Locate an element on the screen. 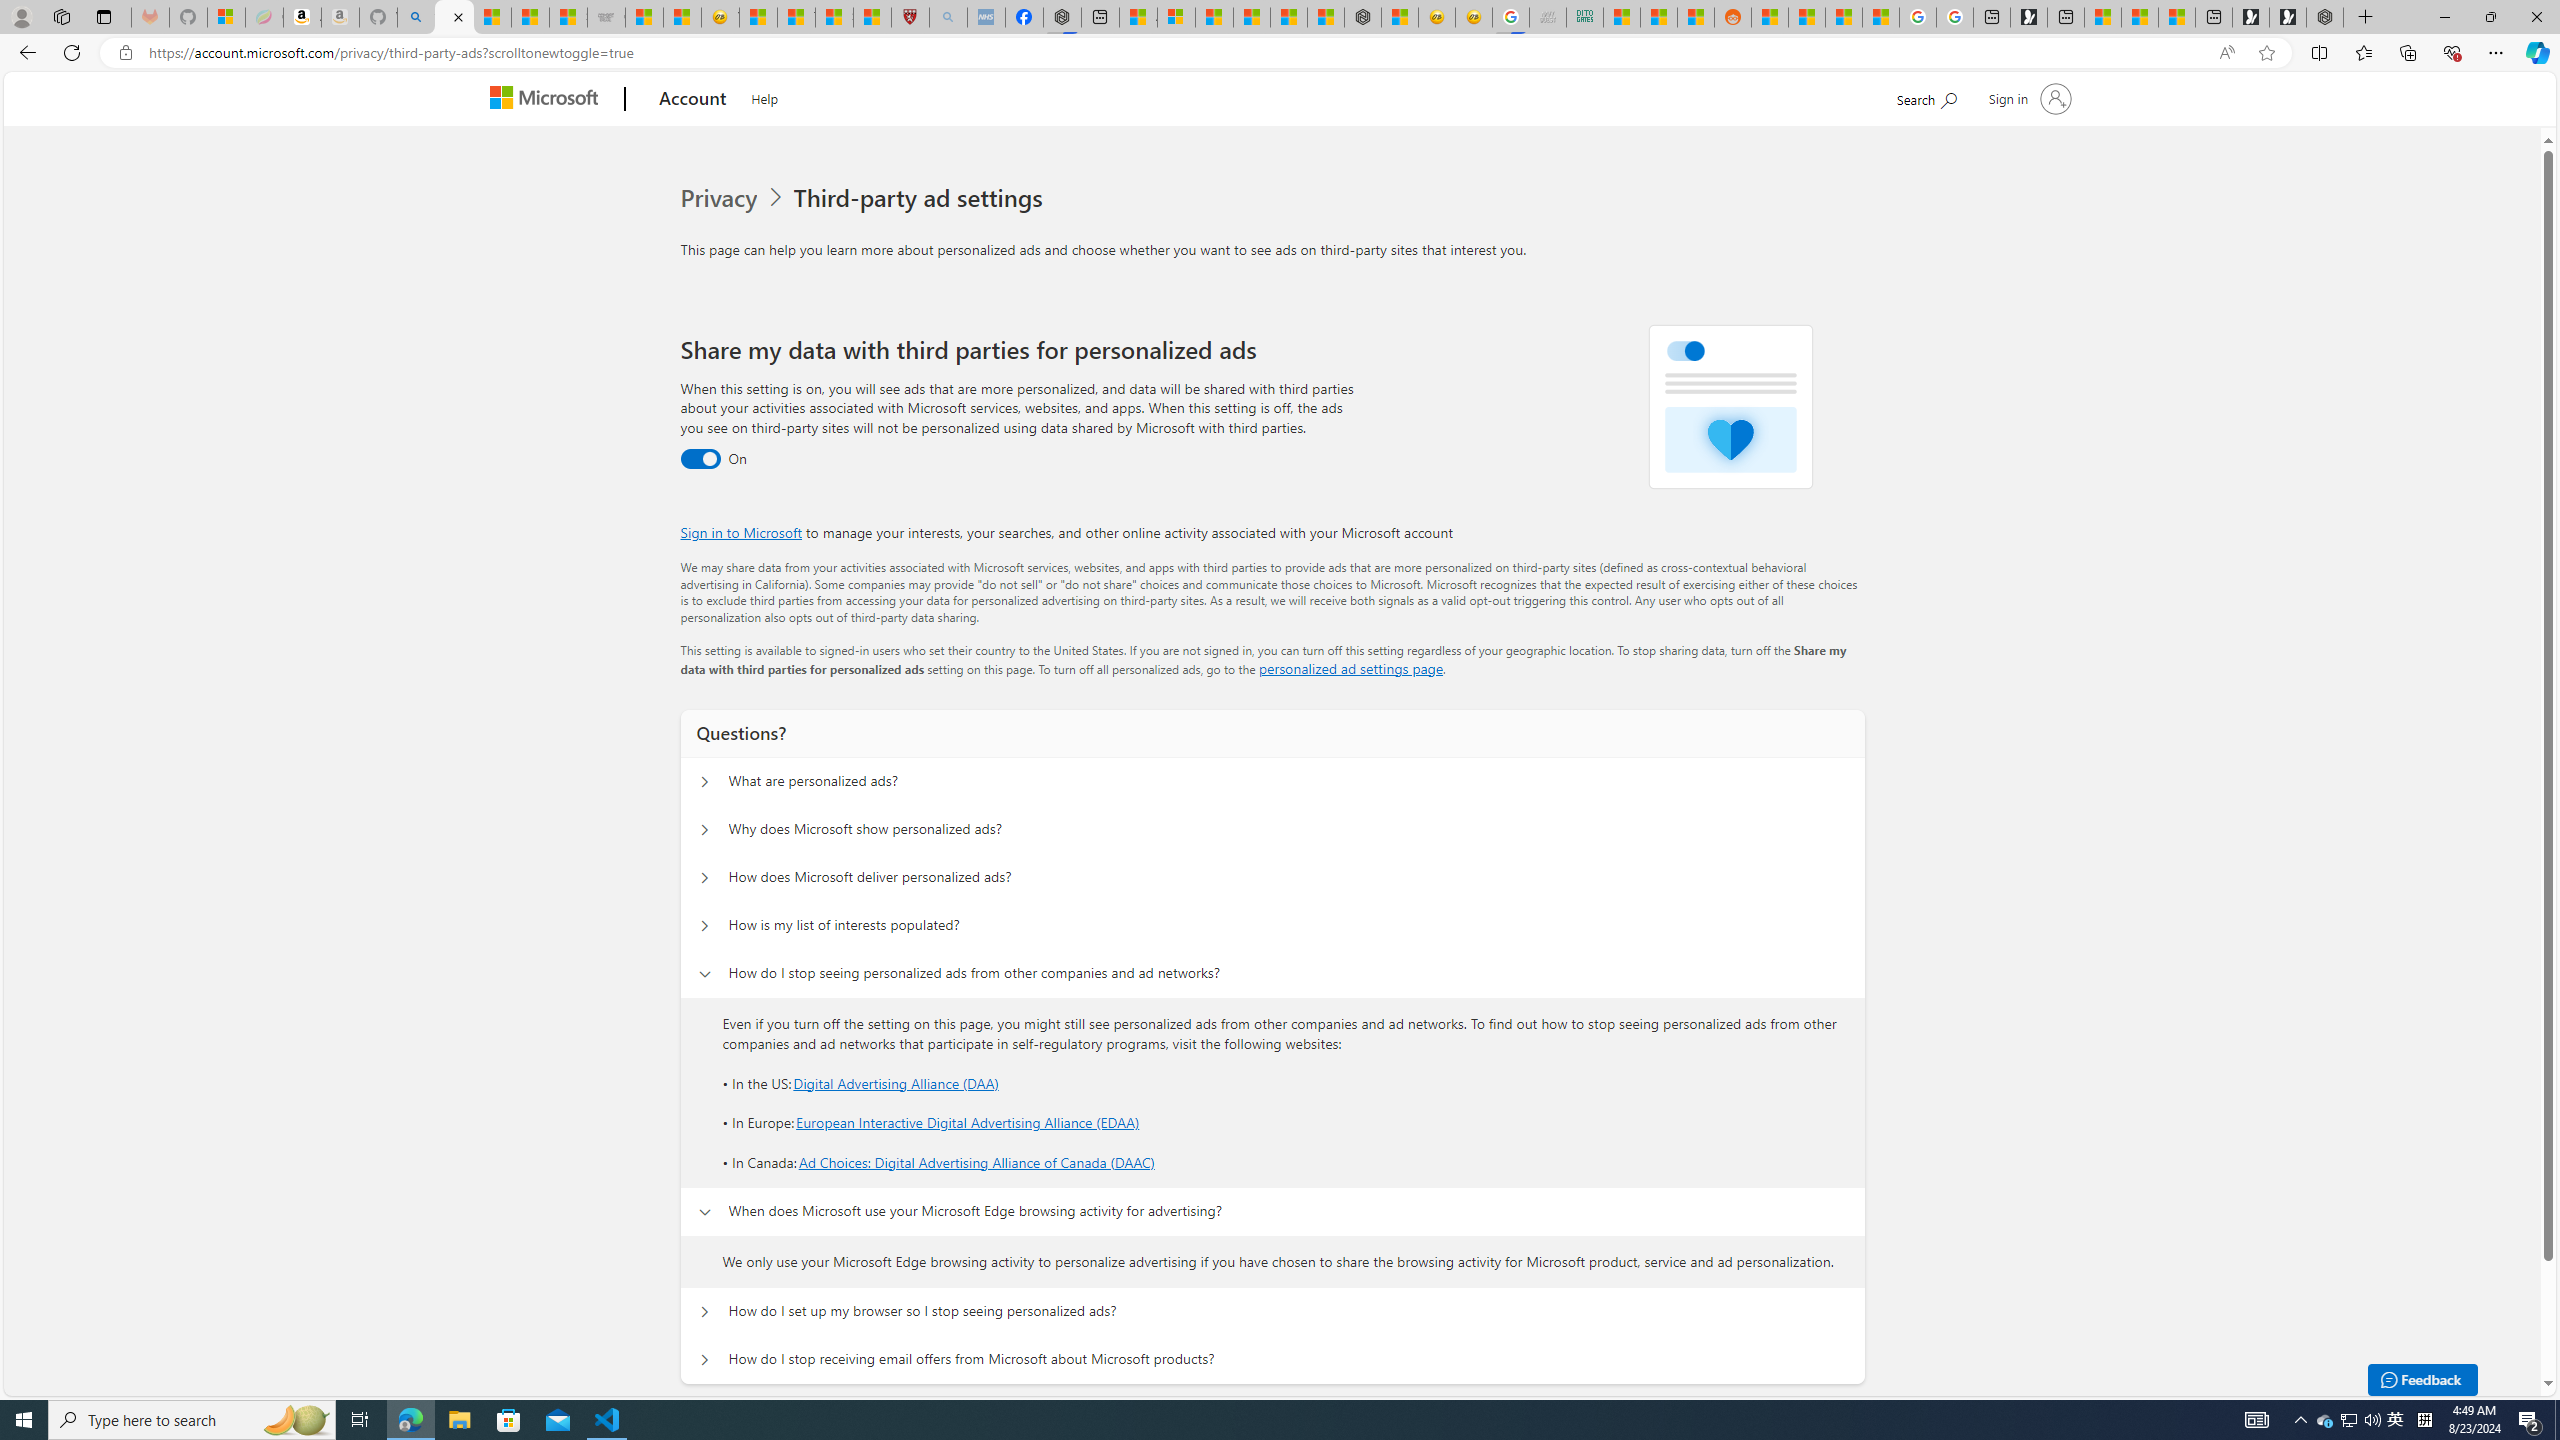 The height and width of the screenshot is (1440, 2560). 'DITOGAMES AG Imprint' is located at coordinates (1585, 16).